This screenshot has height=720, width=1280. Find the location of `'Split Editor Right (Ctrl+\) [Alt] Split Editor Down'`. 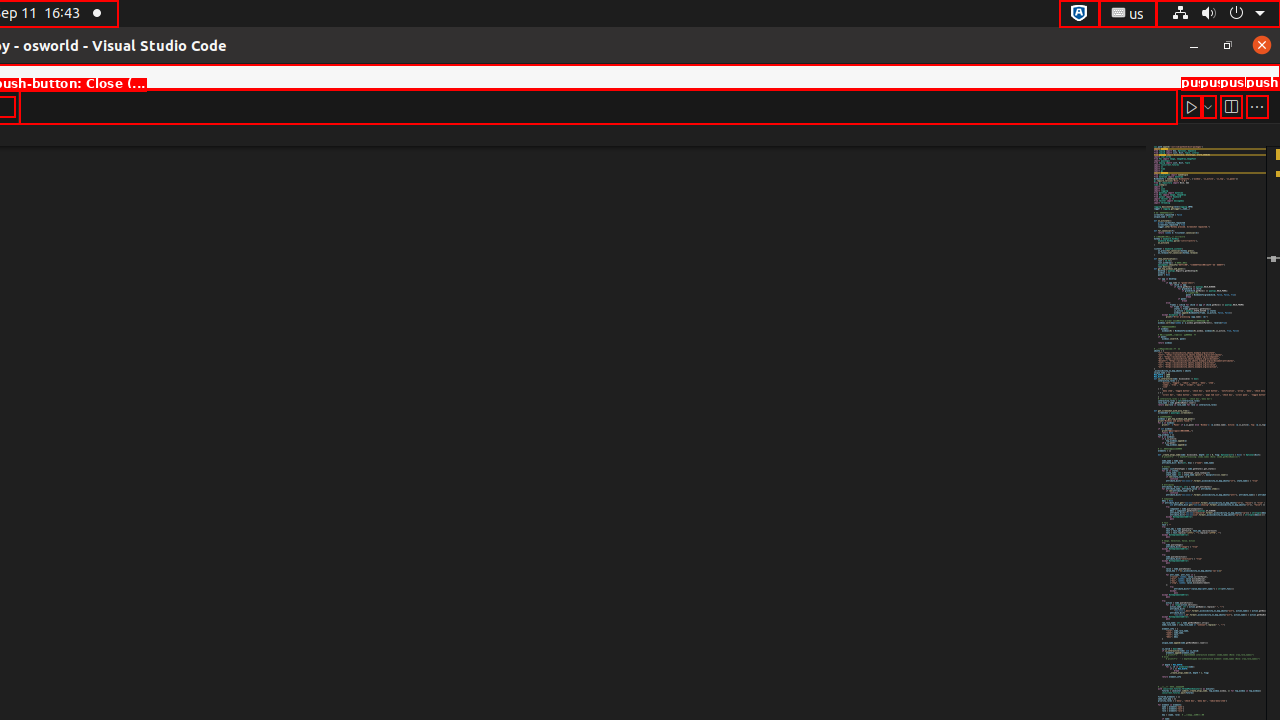

'Split Editor Right (Ctrl+\) [Alt] Split Editor Down' is located at coordinates (1229, 106).